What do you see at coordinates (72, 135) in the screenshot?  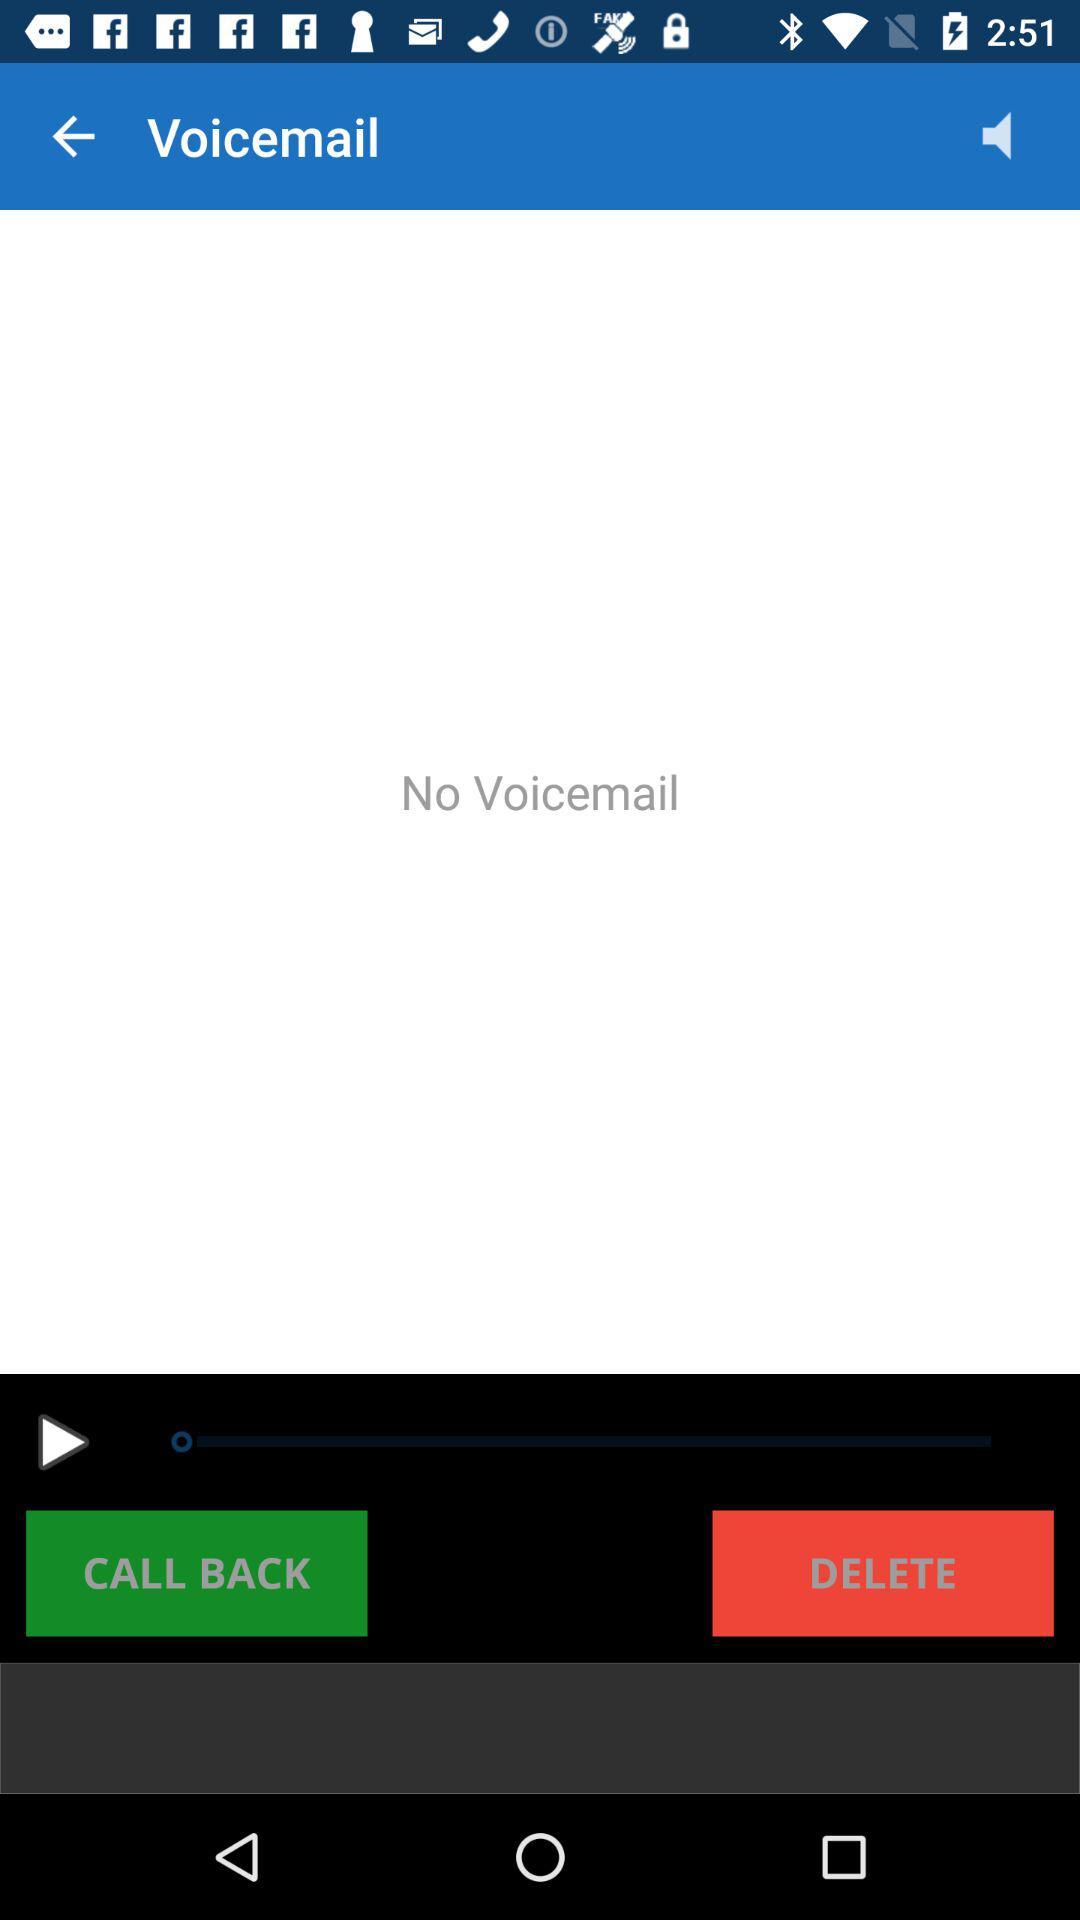 I see `the item at the top left corner` at bounding box center [72, 135].